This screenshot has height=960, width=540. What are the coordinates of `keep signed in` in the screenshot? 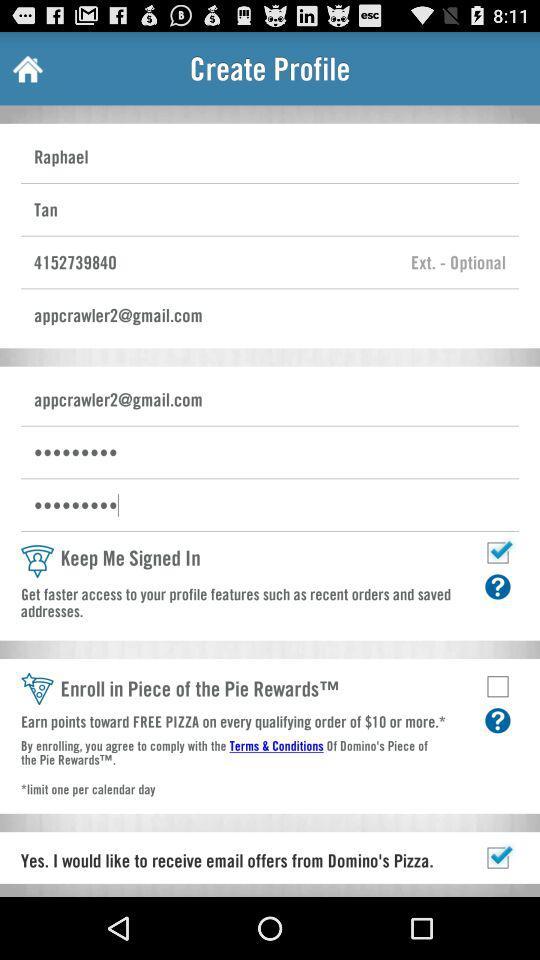 It's located at (496, 552).